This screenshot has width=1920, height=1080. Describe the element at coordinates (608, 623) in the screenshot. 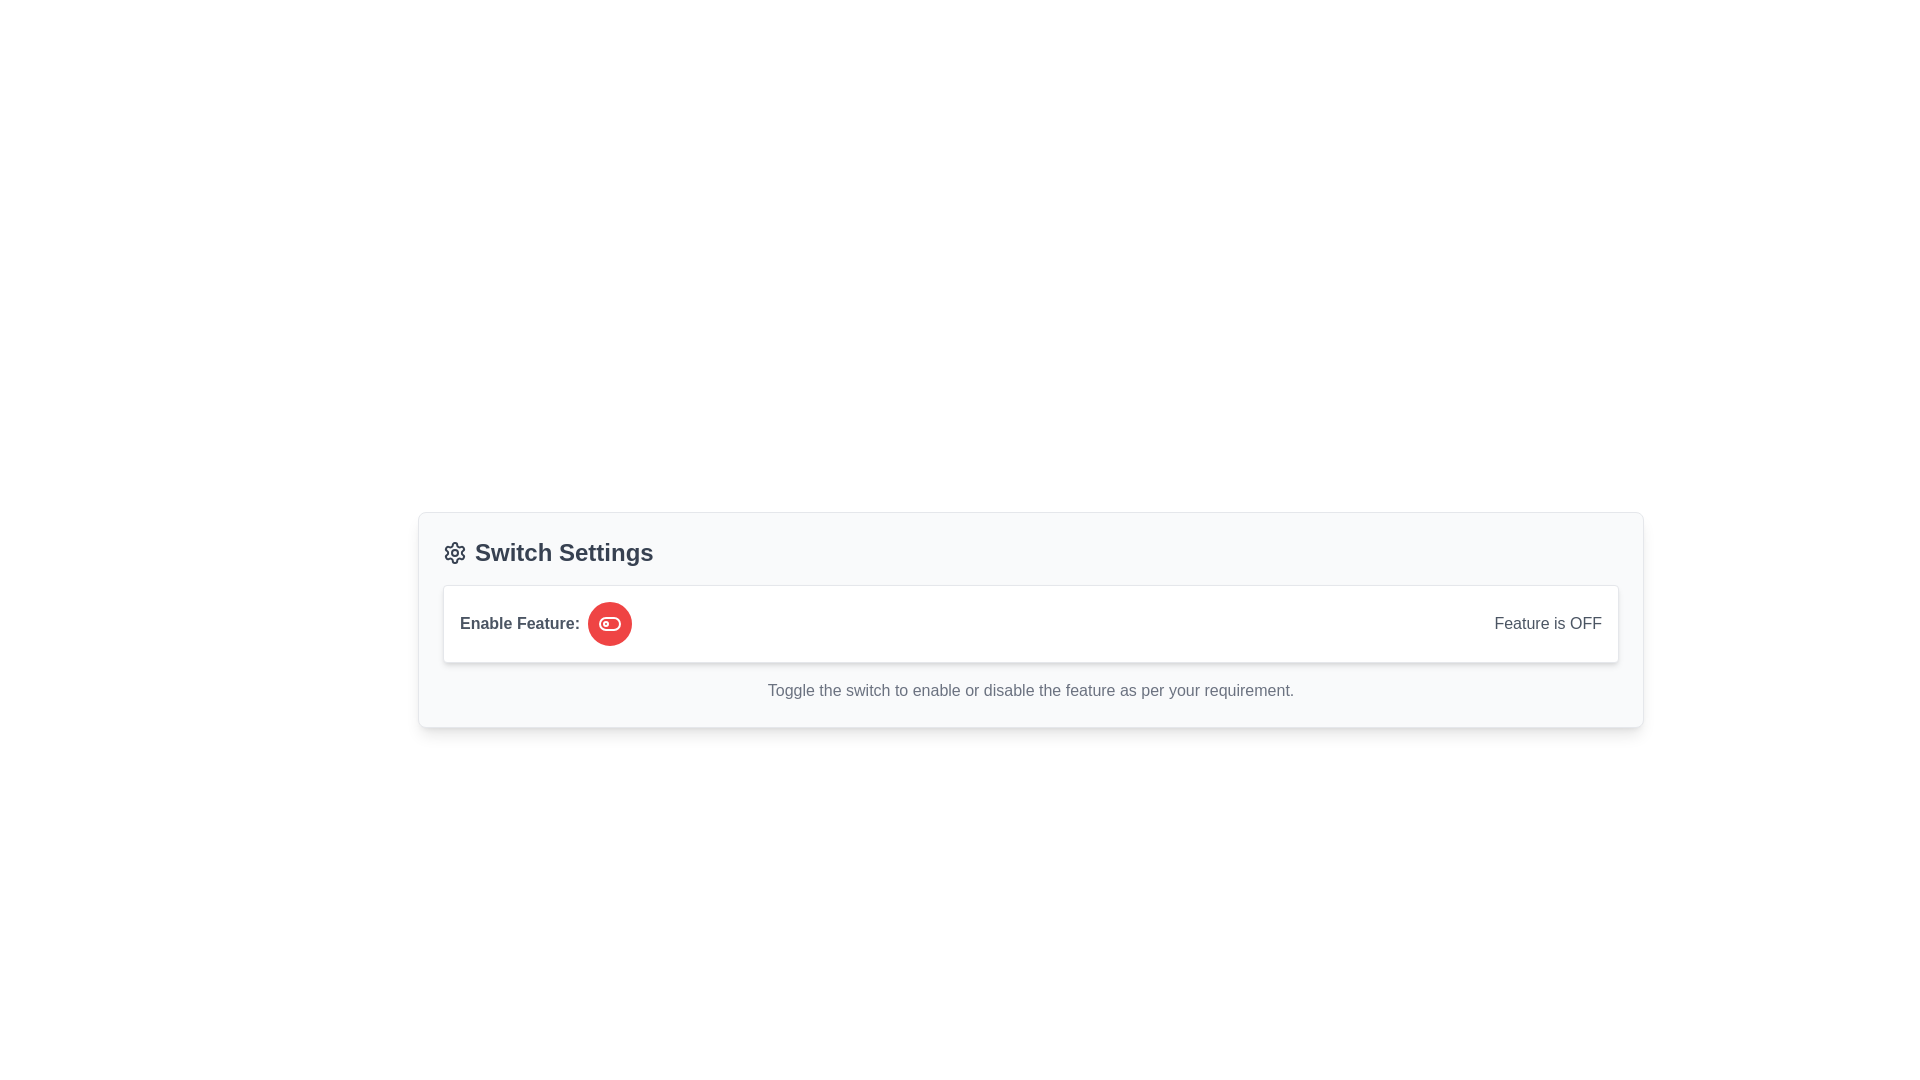

I see `the toggle switch button to change its state` at that location.